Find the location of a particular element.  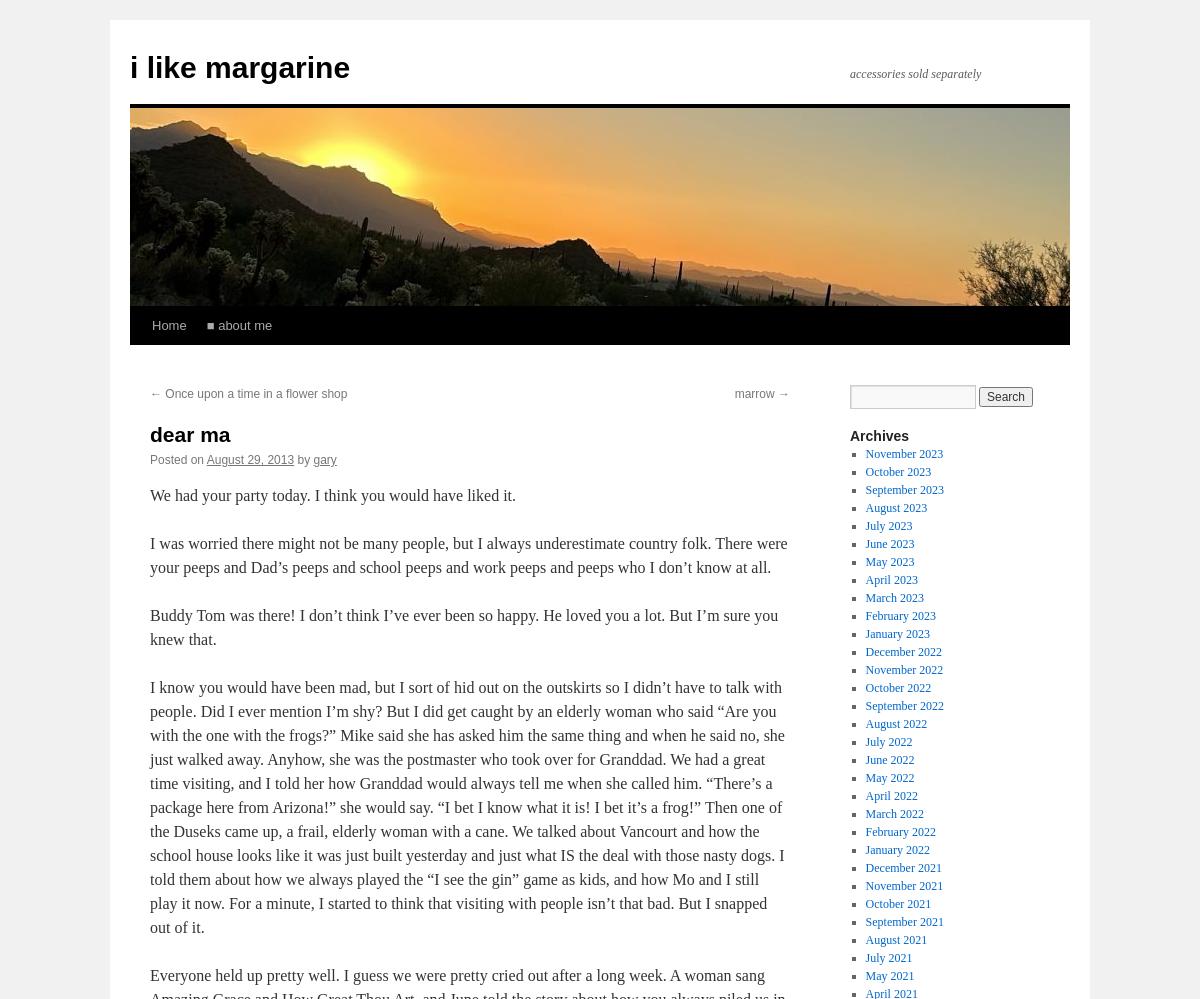

'September 2022' is located at coordinates (863, 705).